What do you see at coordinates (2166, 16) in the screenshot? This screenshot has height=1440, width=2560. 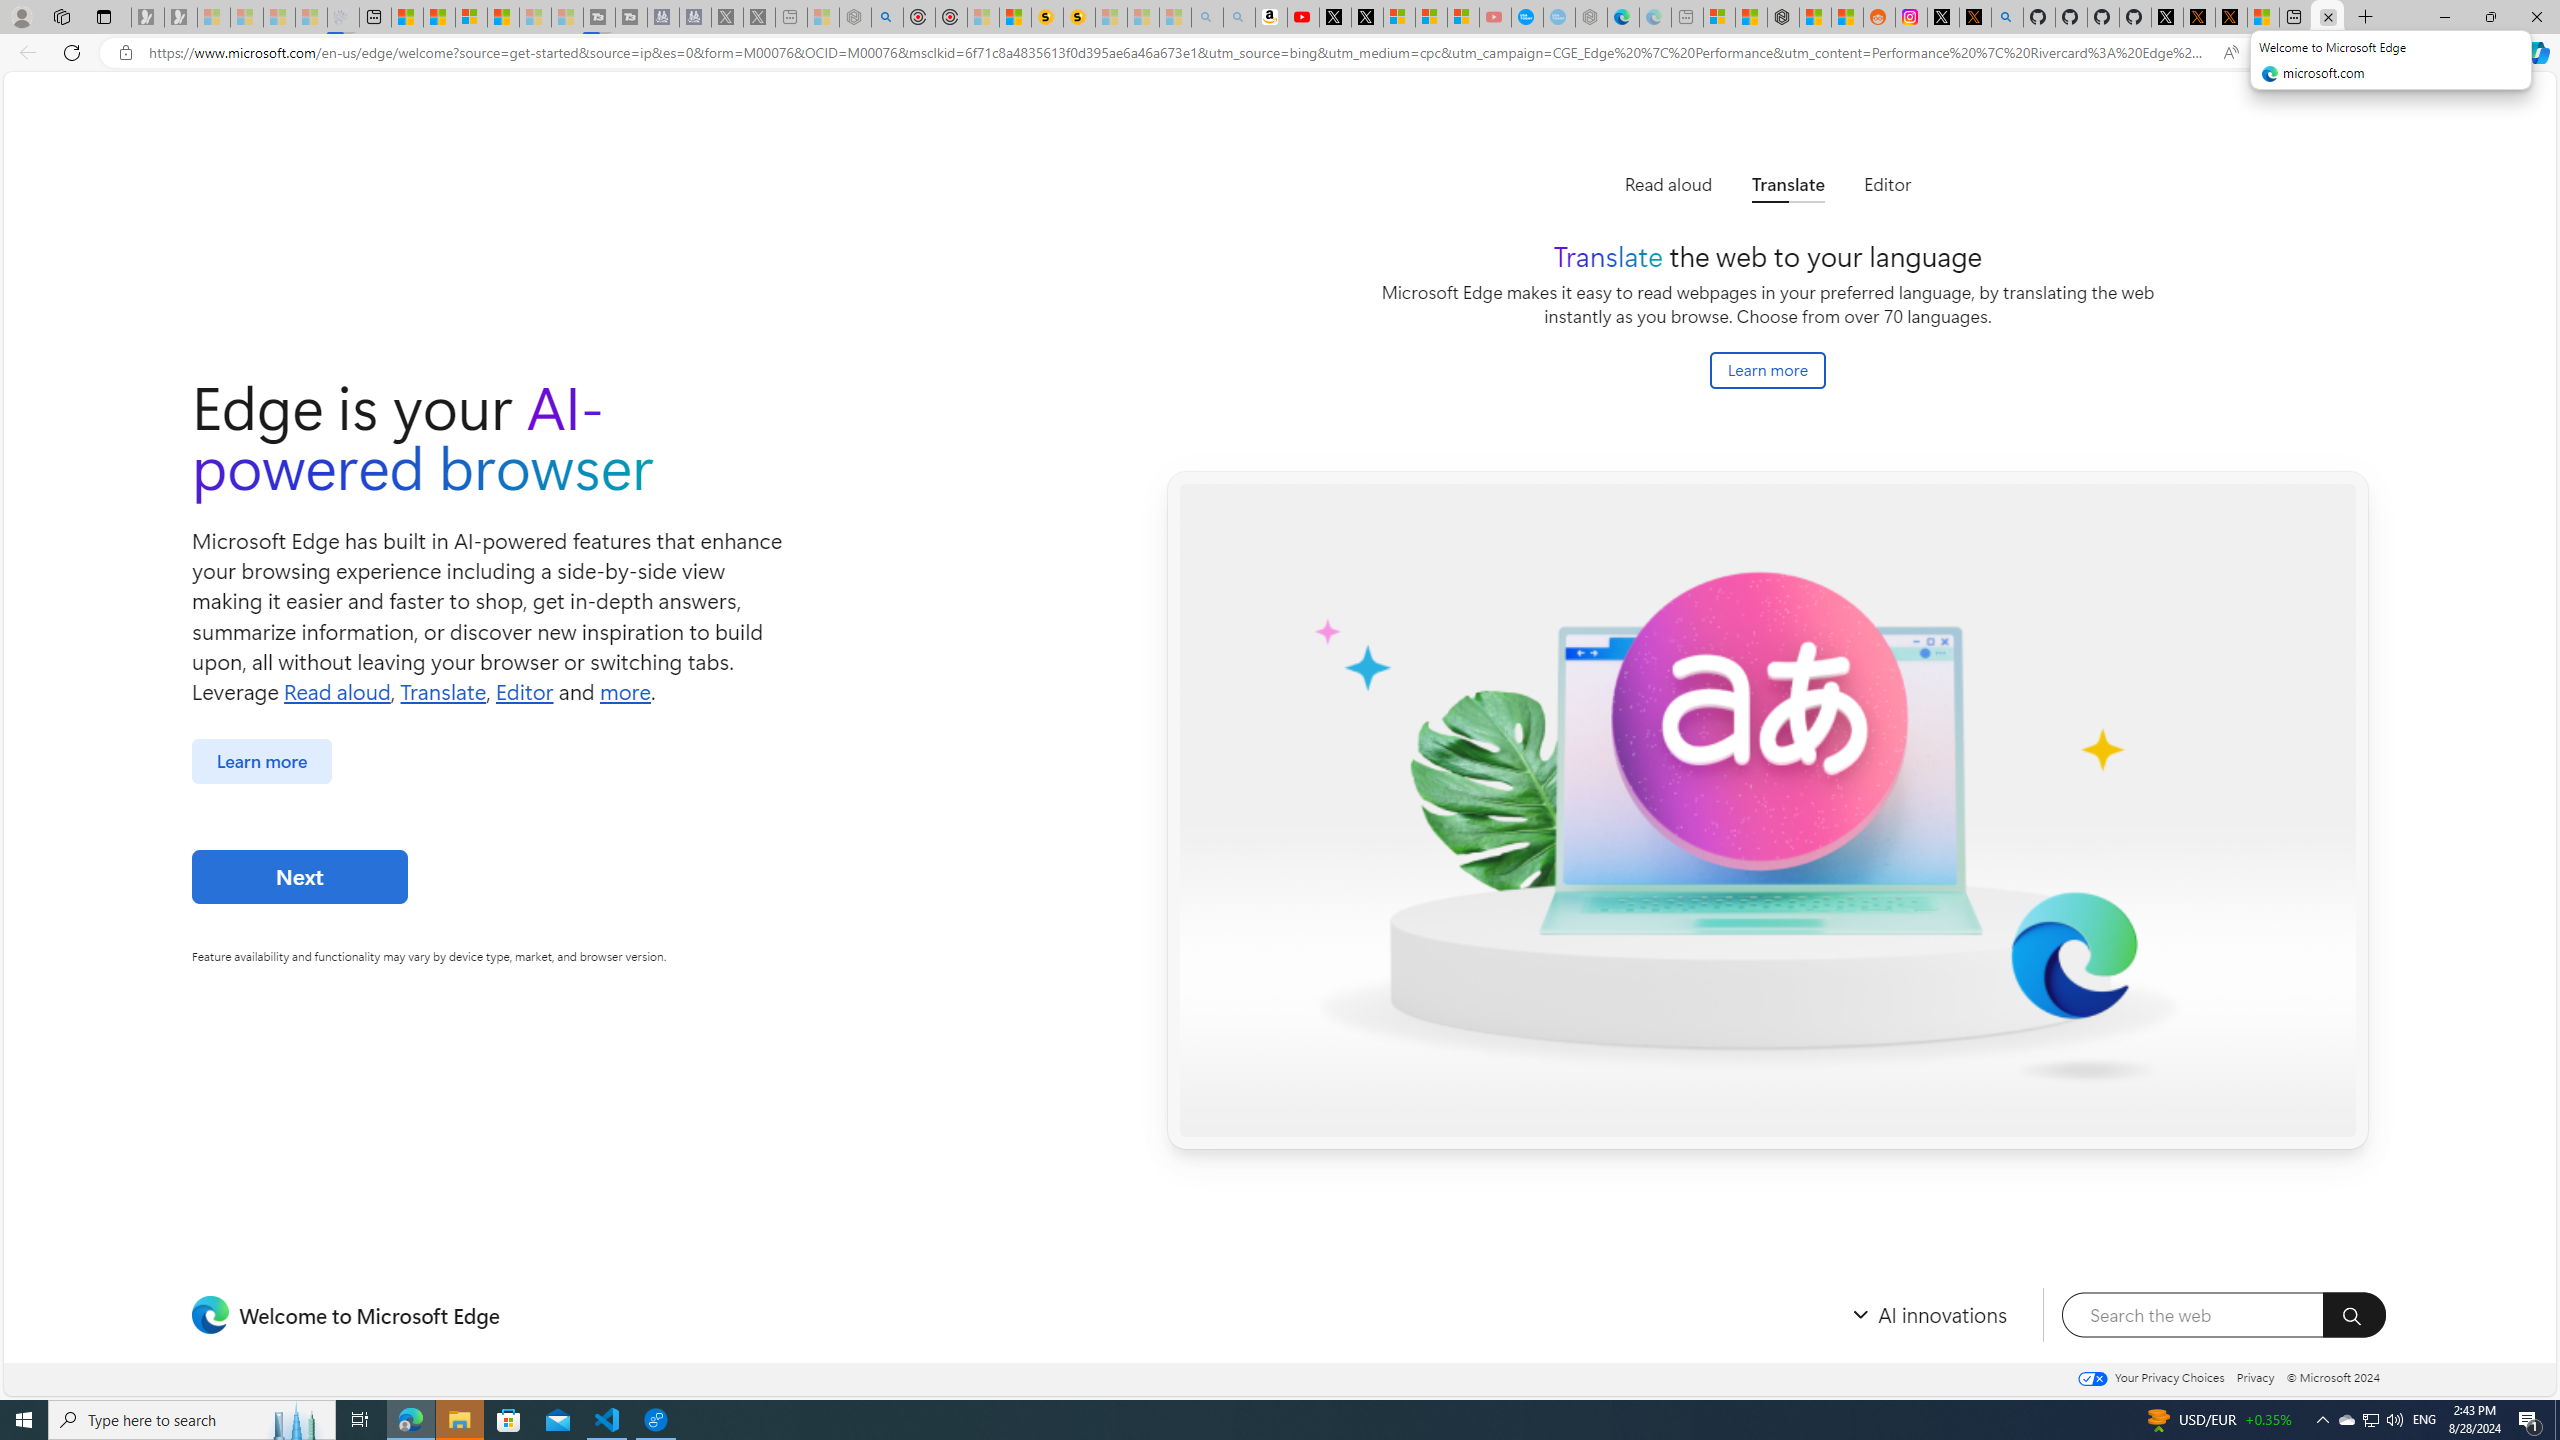 I see `'Profile / X'` at bounding box center [2166, 16].